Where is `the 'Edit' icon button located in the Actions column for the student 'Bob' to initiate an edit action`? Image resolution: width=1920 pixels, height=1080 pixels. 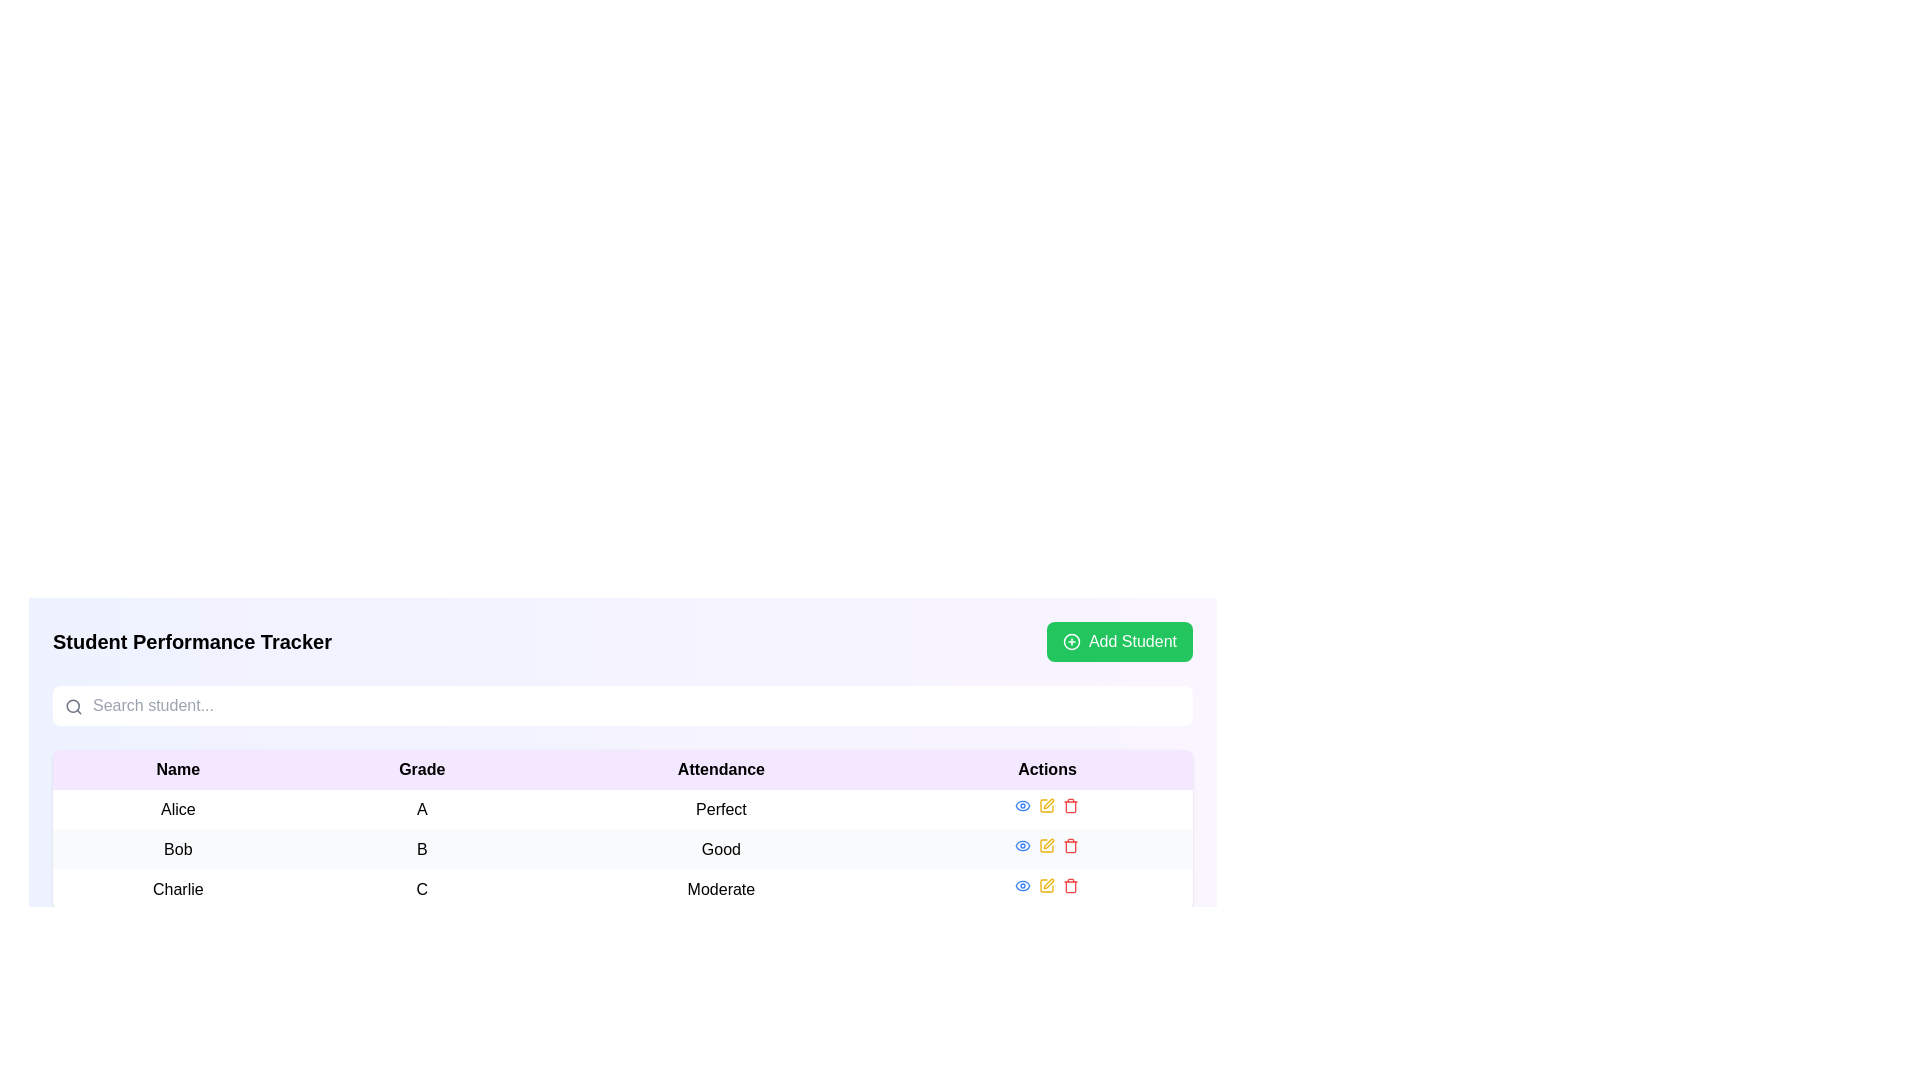
the 'Edit' icon button located in the Actions column for the student 'Bob' to initiate an edit action is located at coordinates (1046, 845).